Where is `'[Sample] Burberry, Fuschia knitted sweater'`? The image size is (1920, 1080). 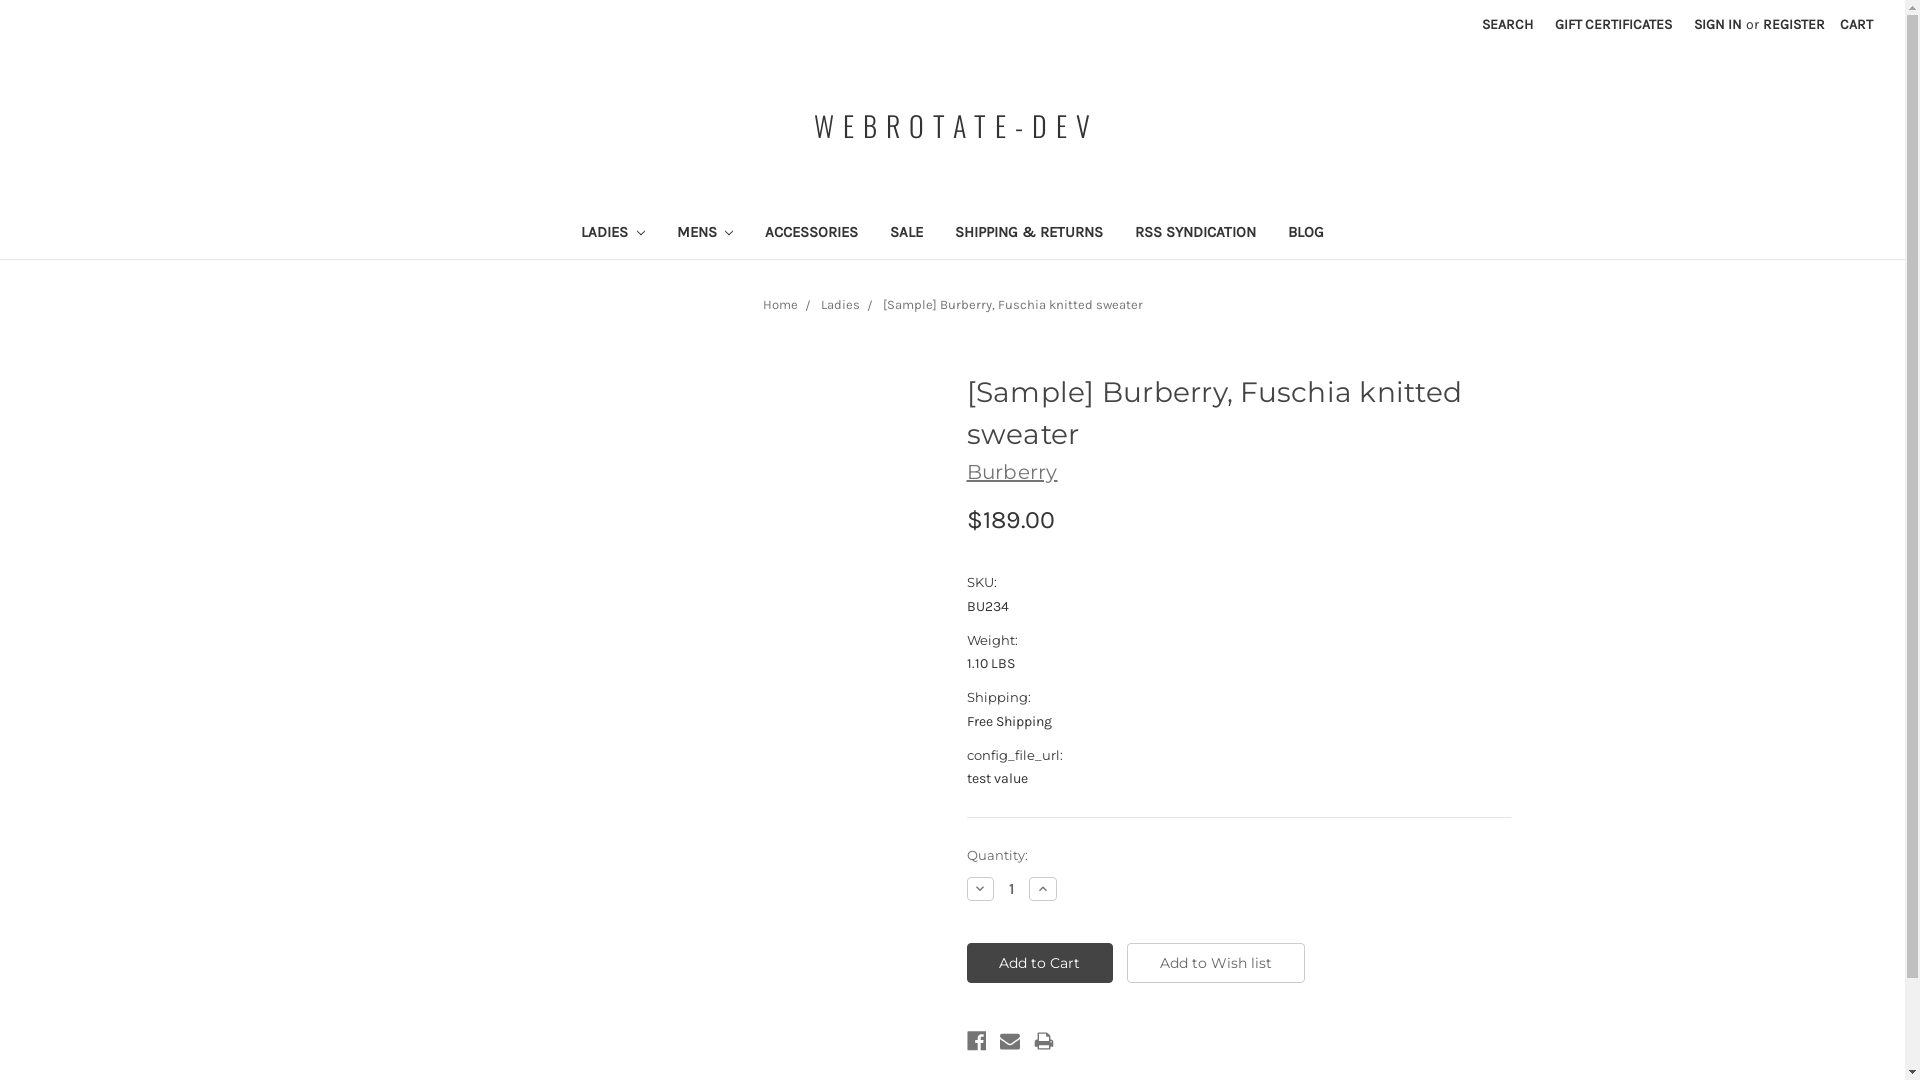
'[Sample] Burberry, Fuschia knitted sweater' is located at coordinates (881, 304).